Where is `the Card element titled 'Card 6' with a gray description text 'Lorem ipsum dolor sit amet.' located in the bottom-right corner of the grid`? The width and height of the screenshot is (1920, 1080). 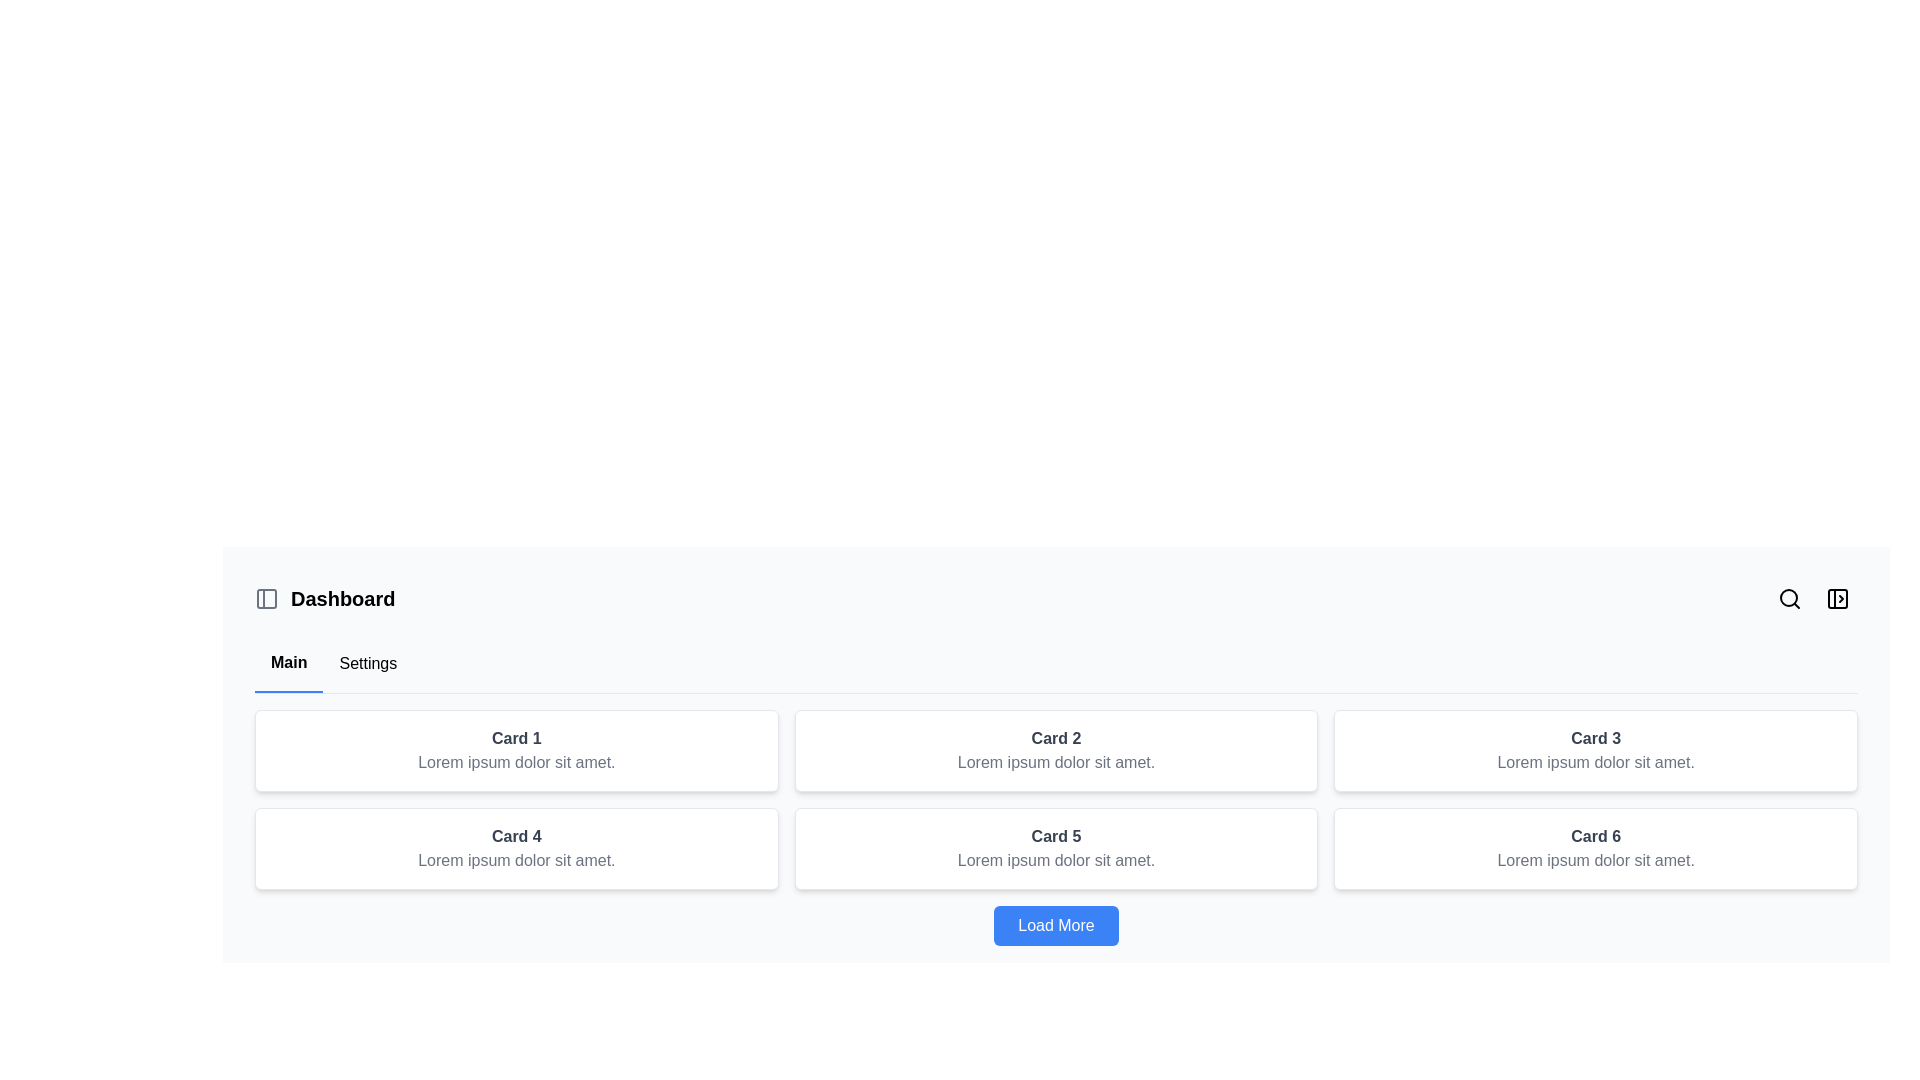
the Card element titled 'Card 6' with a gray description text 'Lorem ipsum dolor sit amet.' located in the bottom-right corner of the grid is located at coordinates (1595, 848).